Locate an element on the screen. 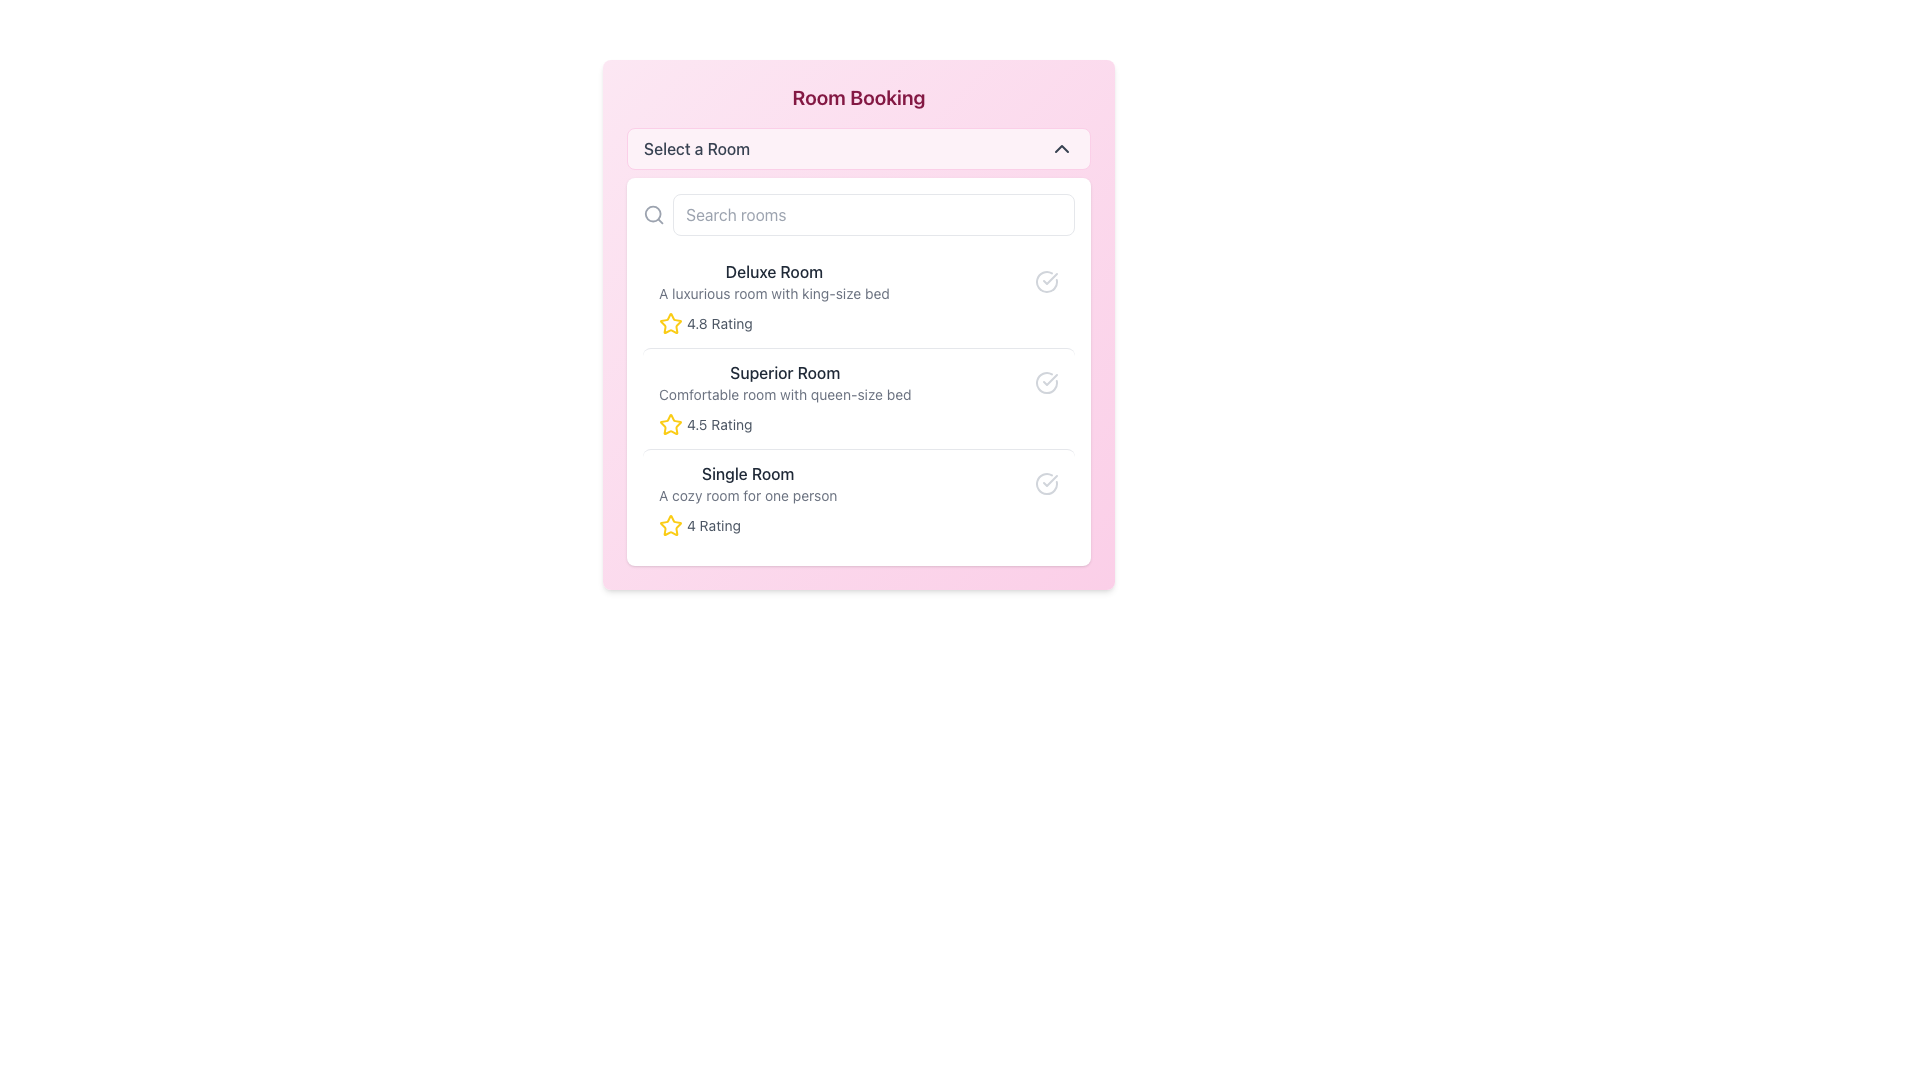 This screenshot has height=1080, width=1920. text group that describes the 'Superior Room', which consists of the heading 'Superior Room' and the description 'Comfortable room with queen-size bed' is located at coordinates (784, 382).